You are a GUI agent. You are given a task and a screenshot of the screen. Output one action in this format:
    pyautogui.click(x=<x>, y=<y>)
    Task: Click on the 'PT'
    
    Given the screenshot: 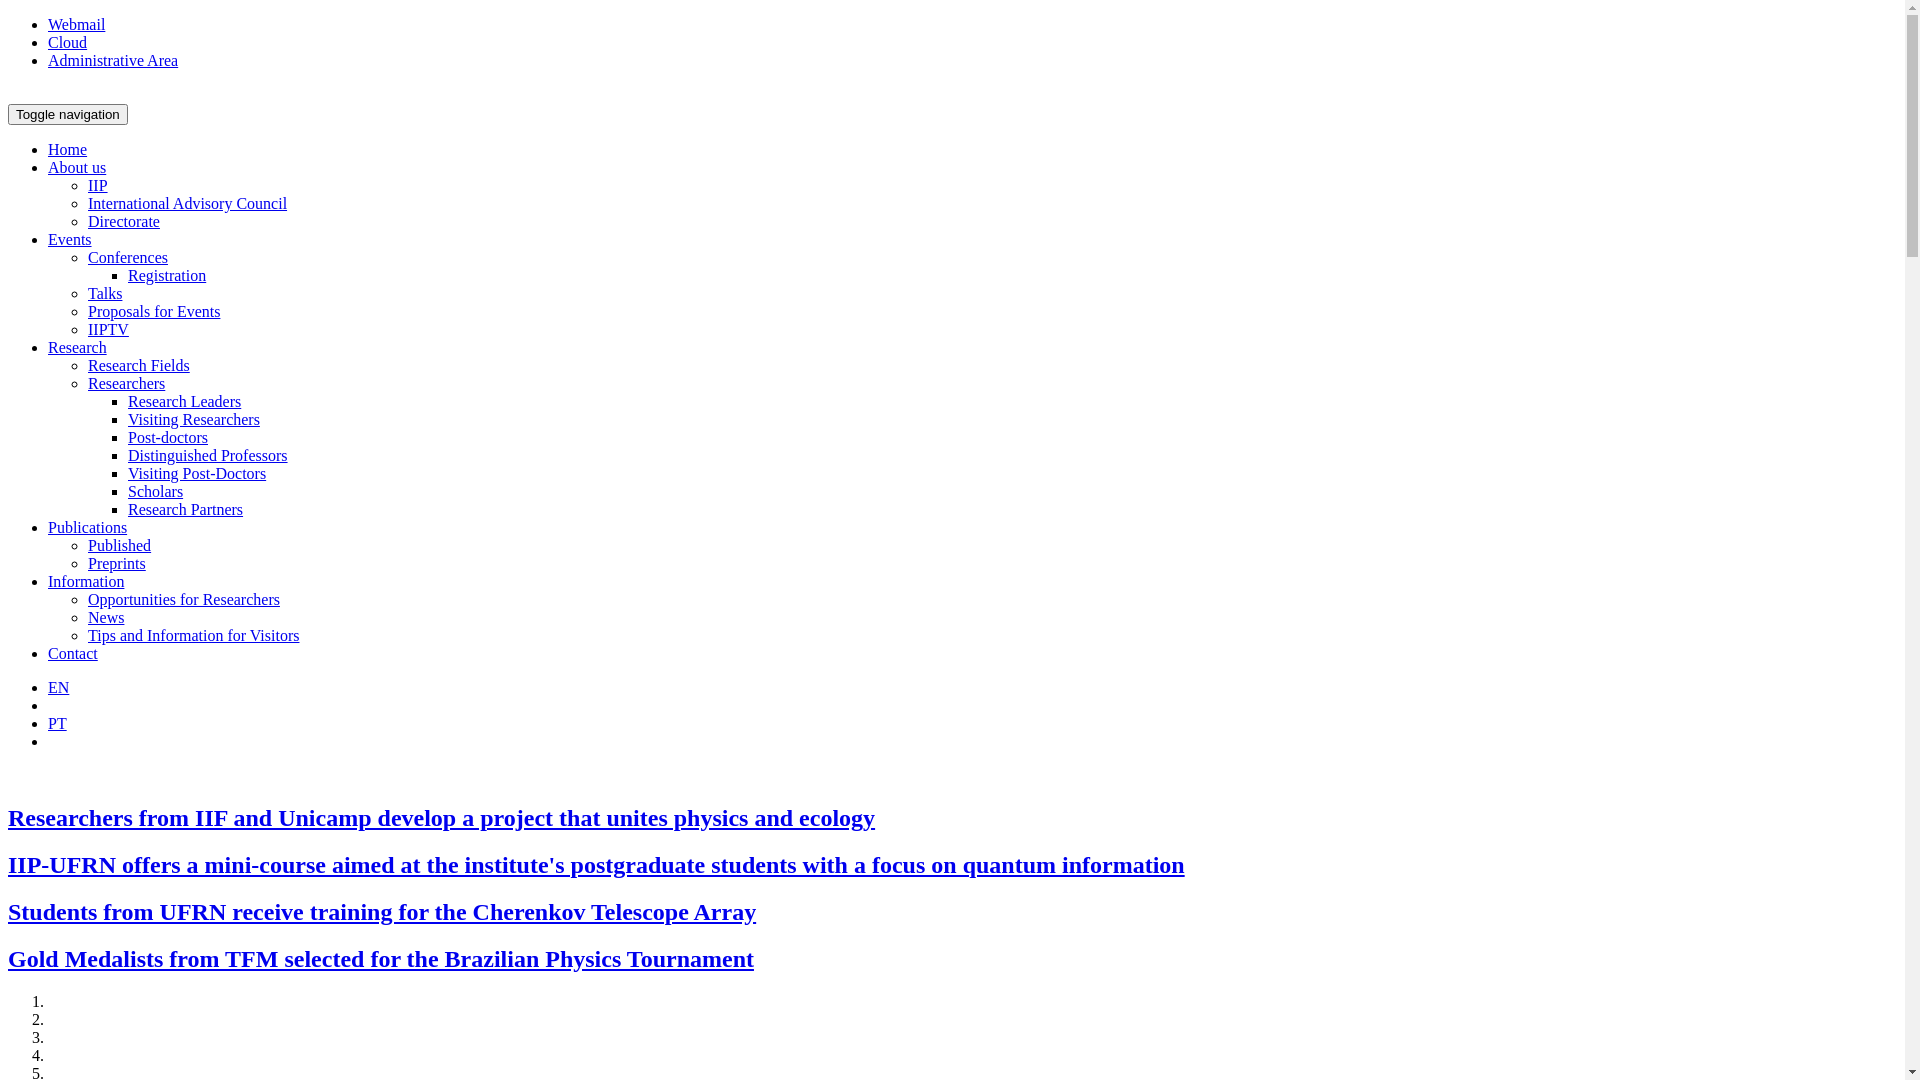 What is the action you would take?
    pyautogui.click(x=57, y=723)
    